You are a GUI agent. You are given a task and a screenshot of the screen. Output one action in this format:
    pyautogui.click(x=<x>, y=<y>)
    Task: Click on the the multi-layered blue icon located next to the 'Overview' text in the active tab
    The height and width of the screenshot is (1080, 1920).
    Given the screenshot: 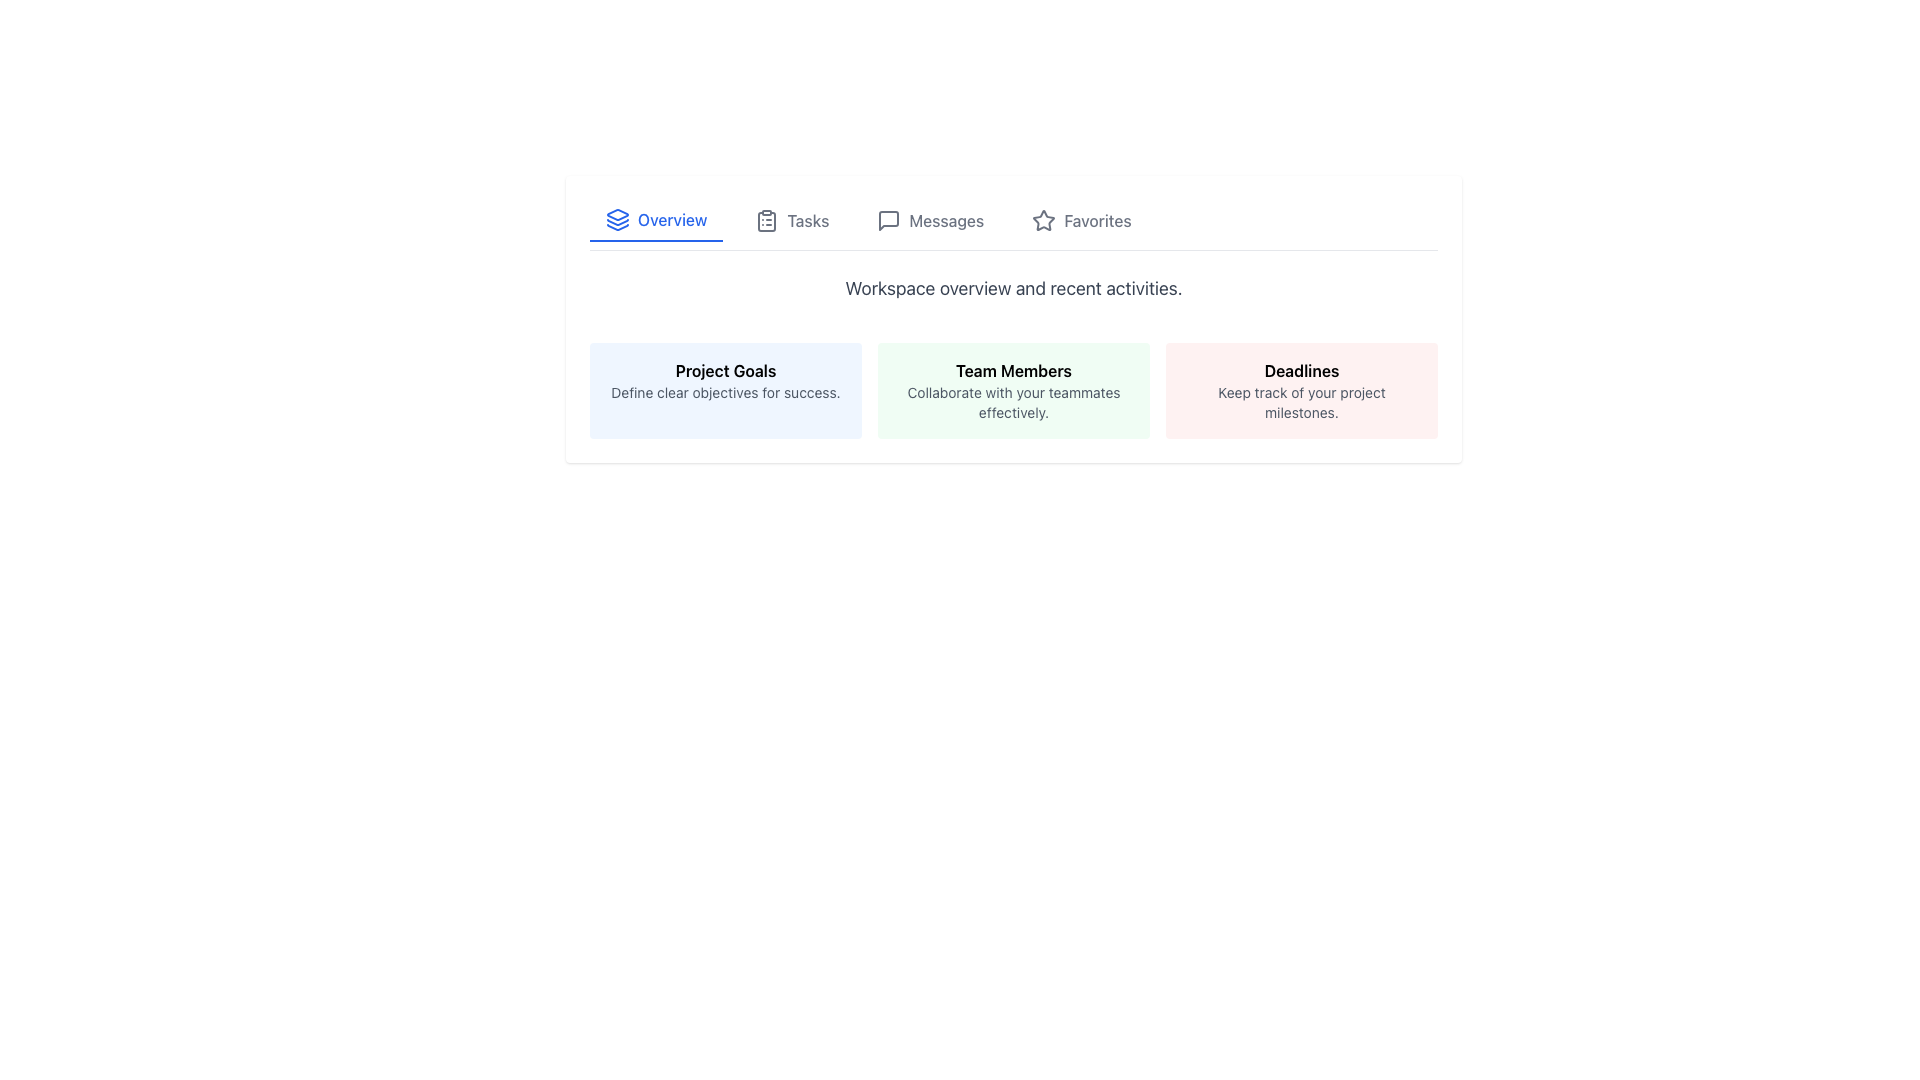 What is the action you would take?
    pyautogui.click(x=617, y=219)
    